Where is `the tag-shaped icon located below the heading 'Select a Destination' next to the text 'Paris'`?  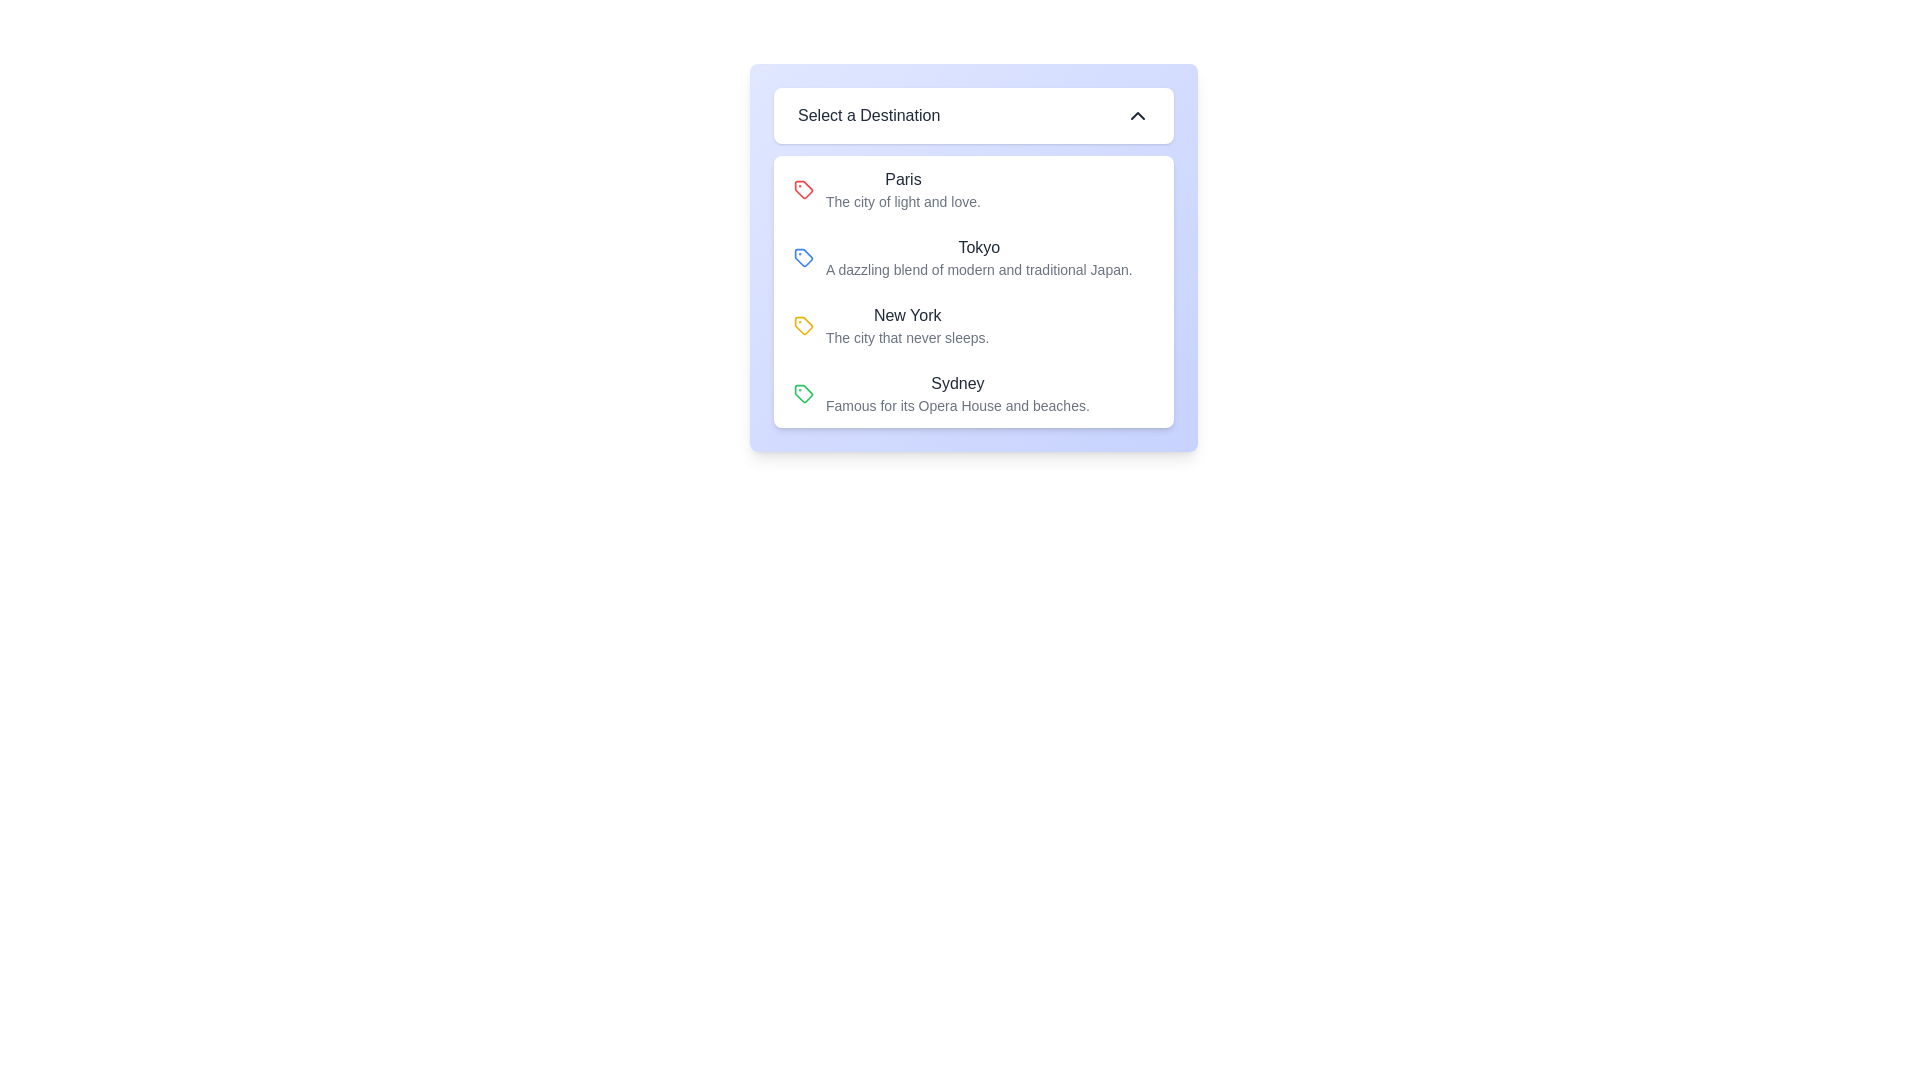
the tag-shaped icon located below the heading 'Select a Destination' next to the text 'Paris' is located at coordinates (804, 189).